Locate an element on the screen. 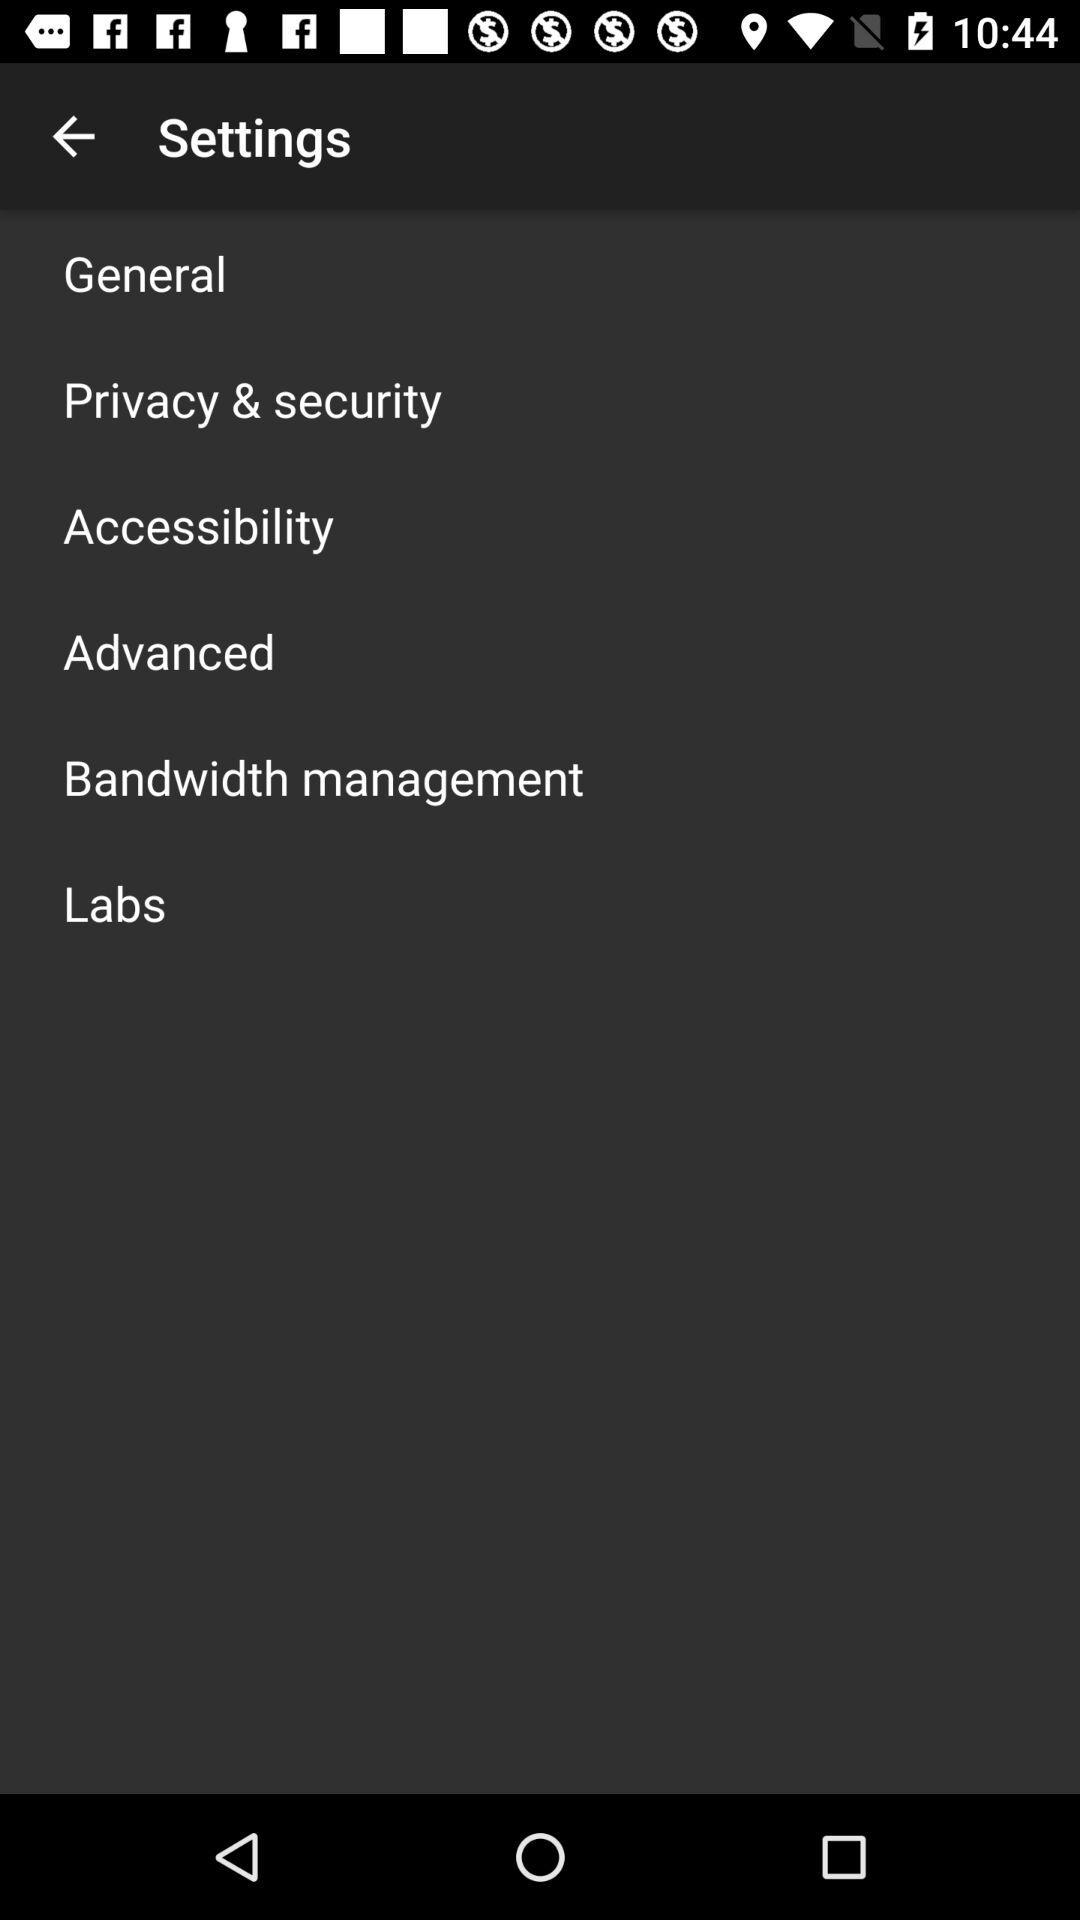 Image resolution: width=1080 pixels, height=1920 pixels. icon above privacy & security app is located at coordinates (144, 272).